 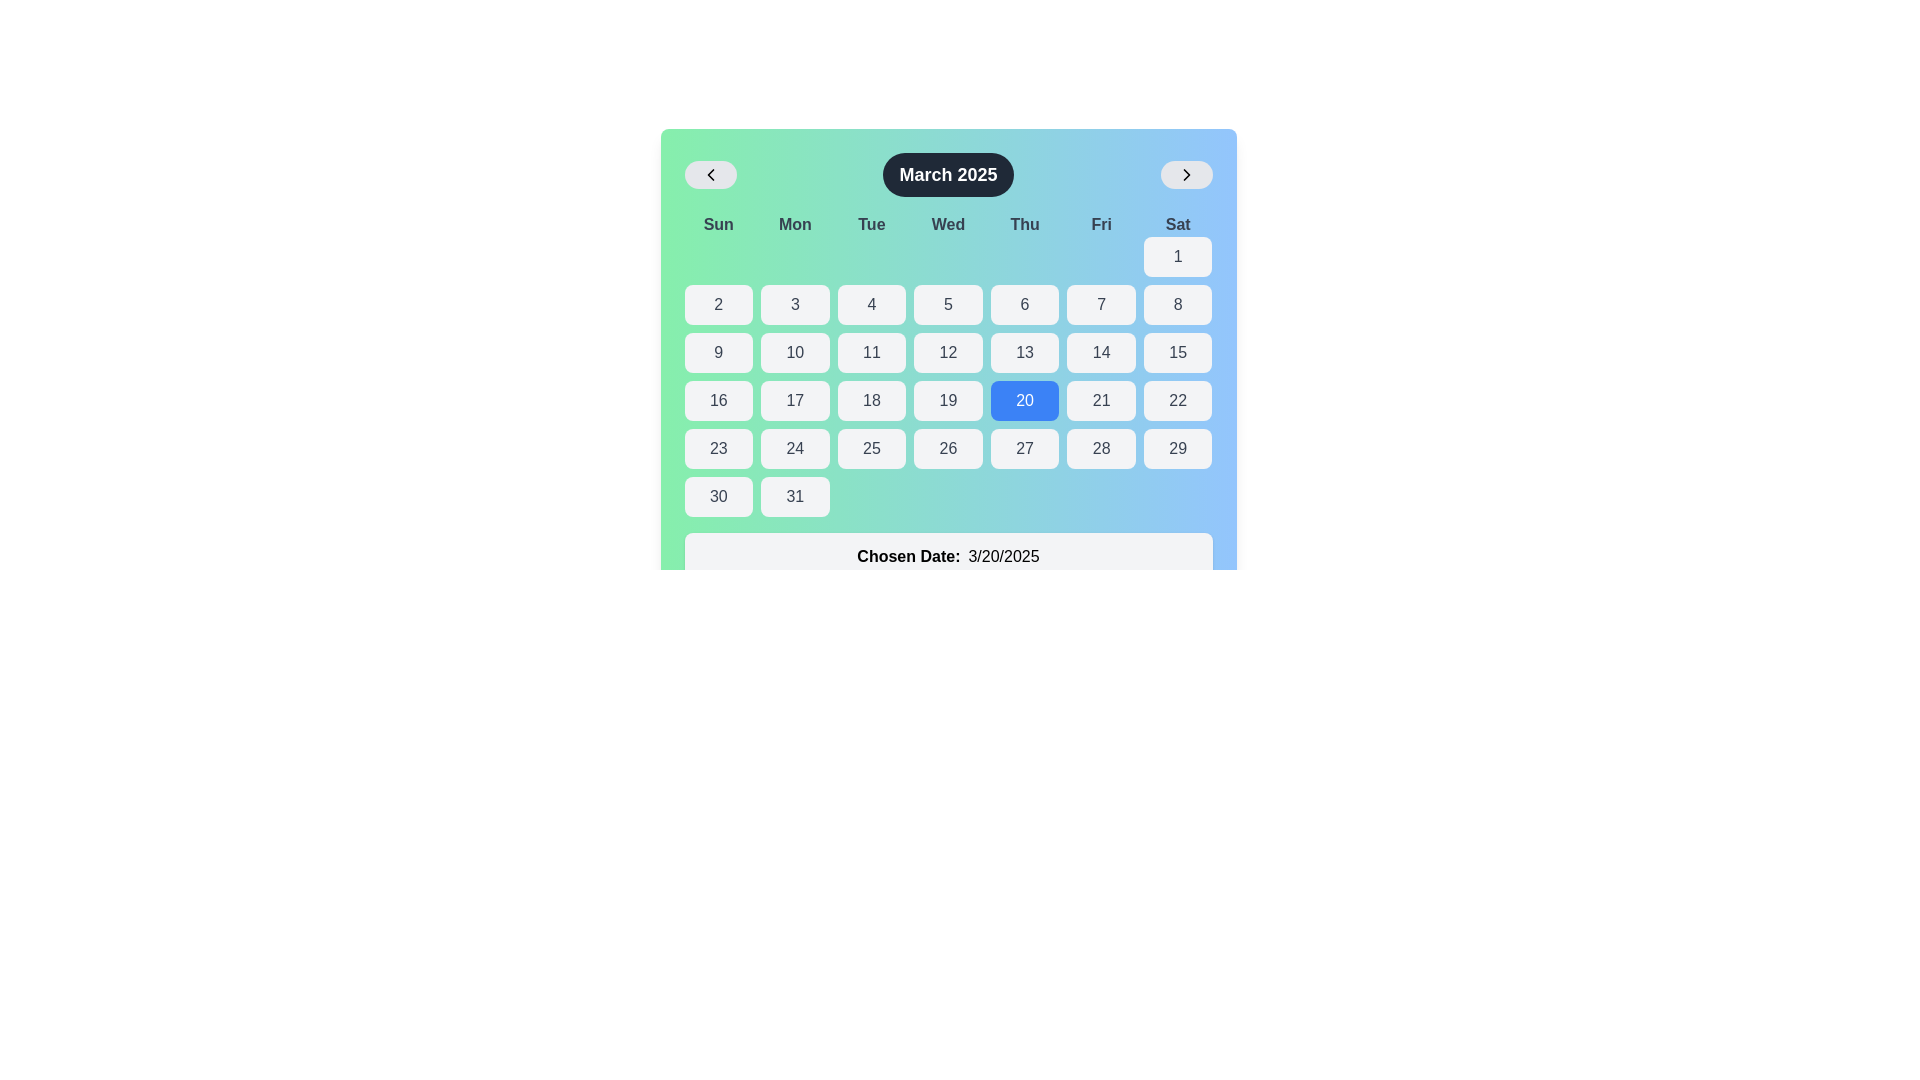 I want to click on the date selector button located at the center of the calendar grid representing the date 18, so click(x=871, y=401).